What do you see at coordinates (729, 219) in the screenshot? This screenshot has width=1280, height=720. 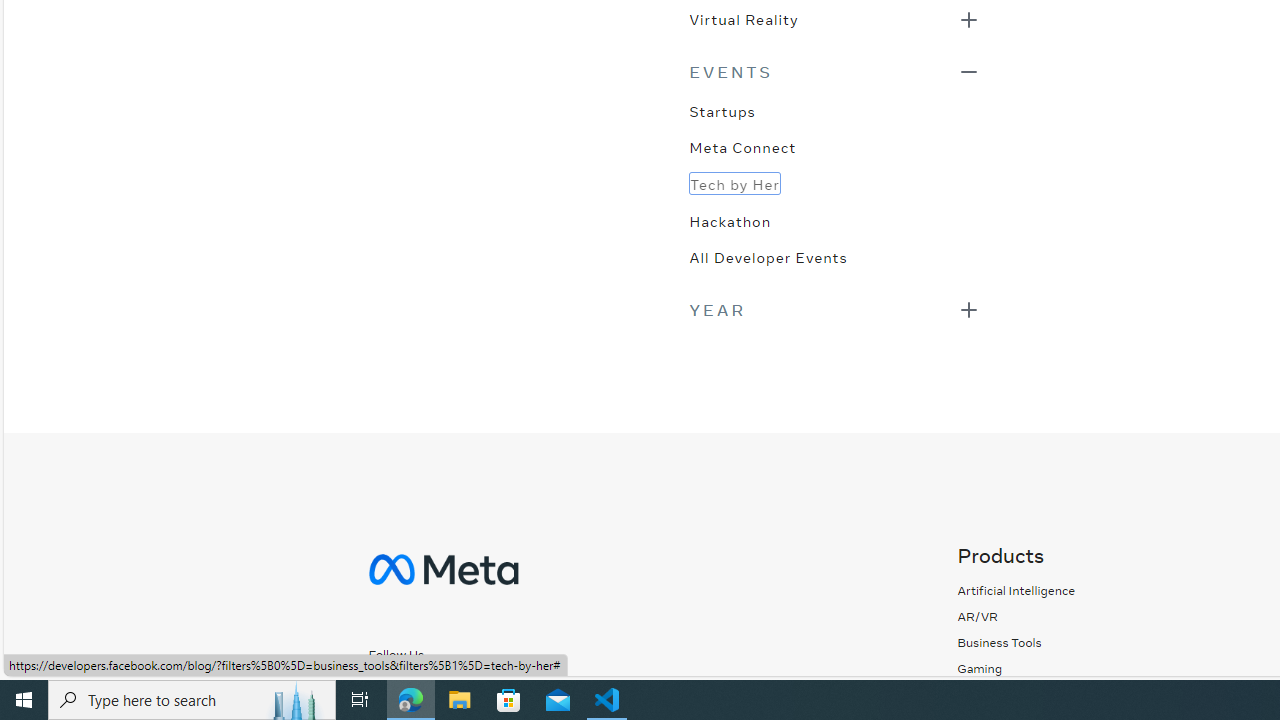 I see `'Hackathon'` at bounding box center [729, 219].